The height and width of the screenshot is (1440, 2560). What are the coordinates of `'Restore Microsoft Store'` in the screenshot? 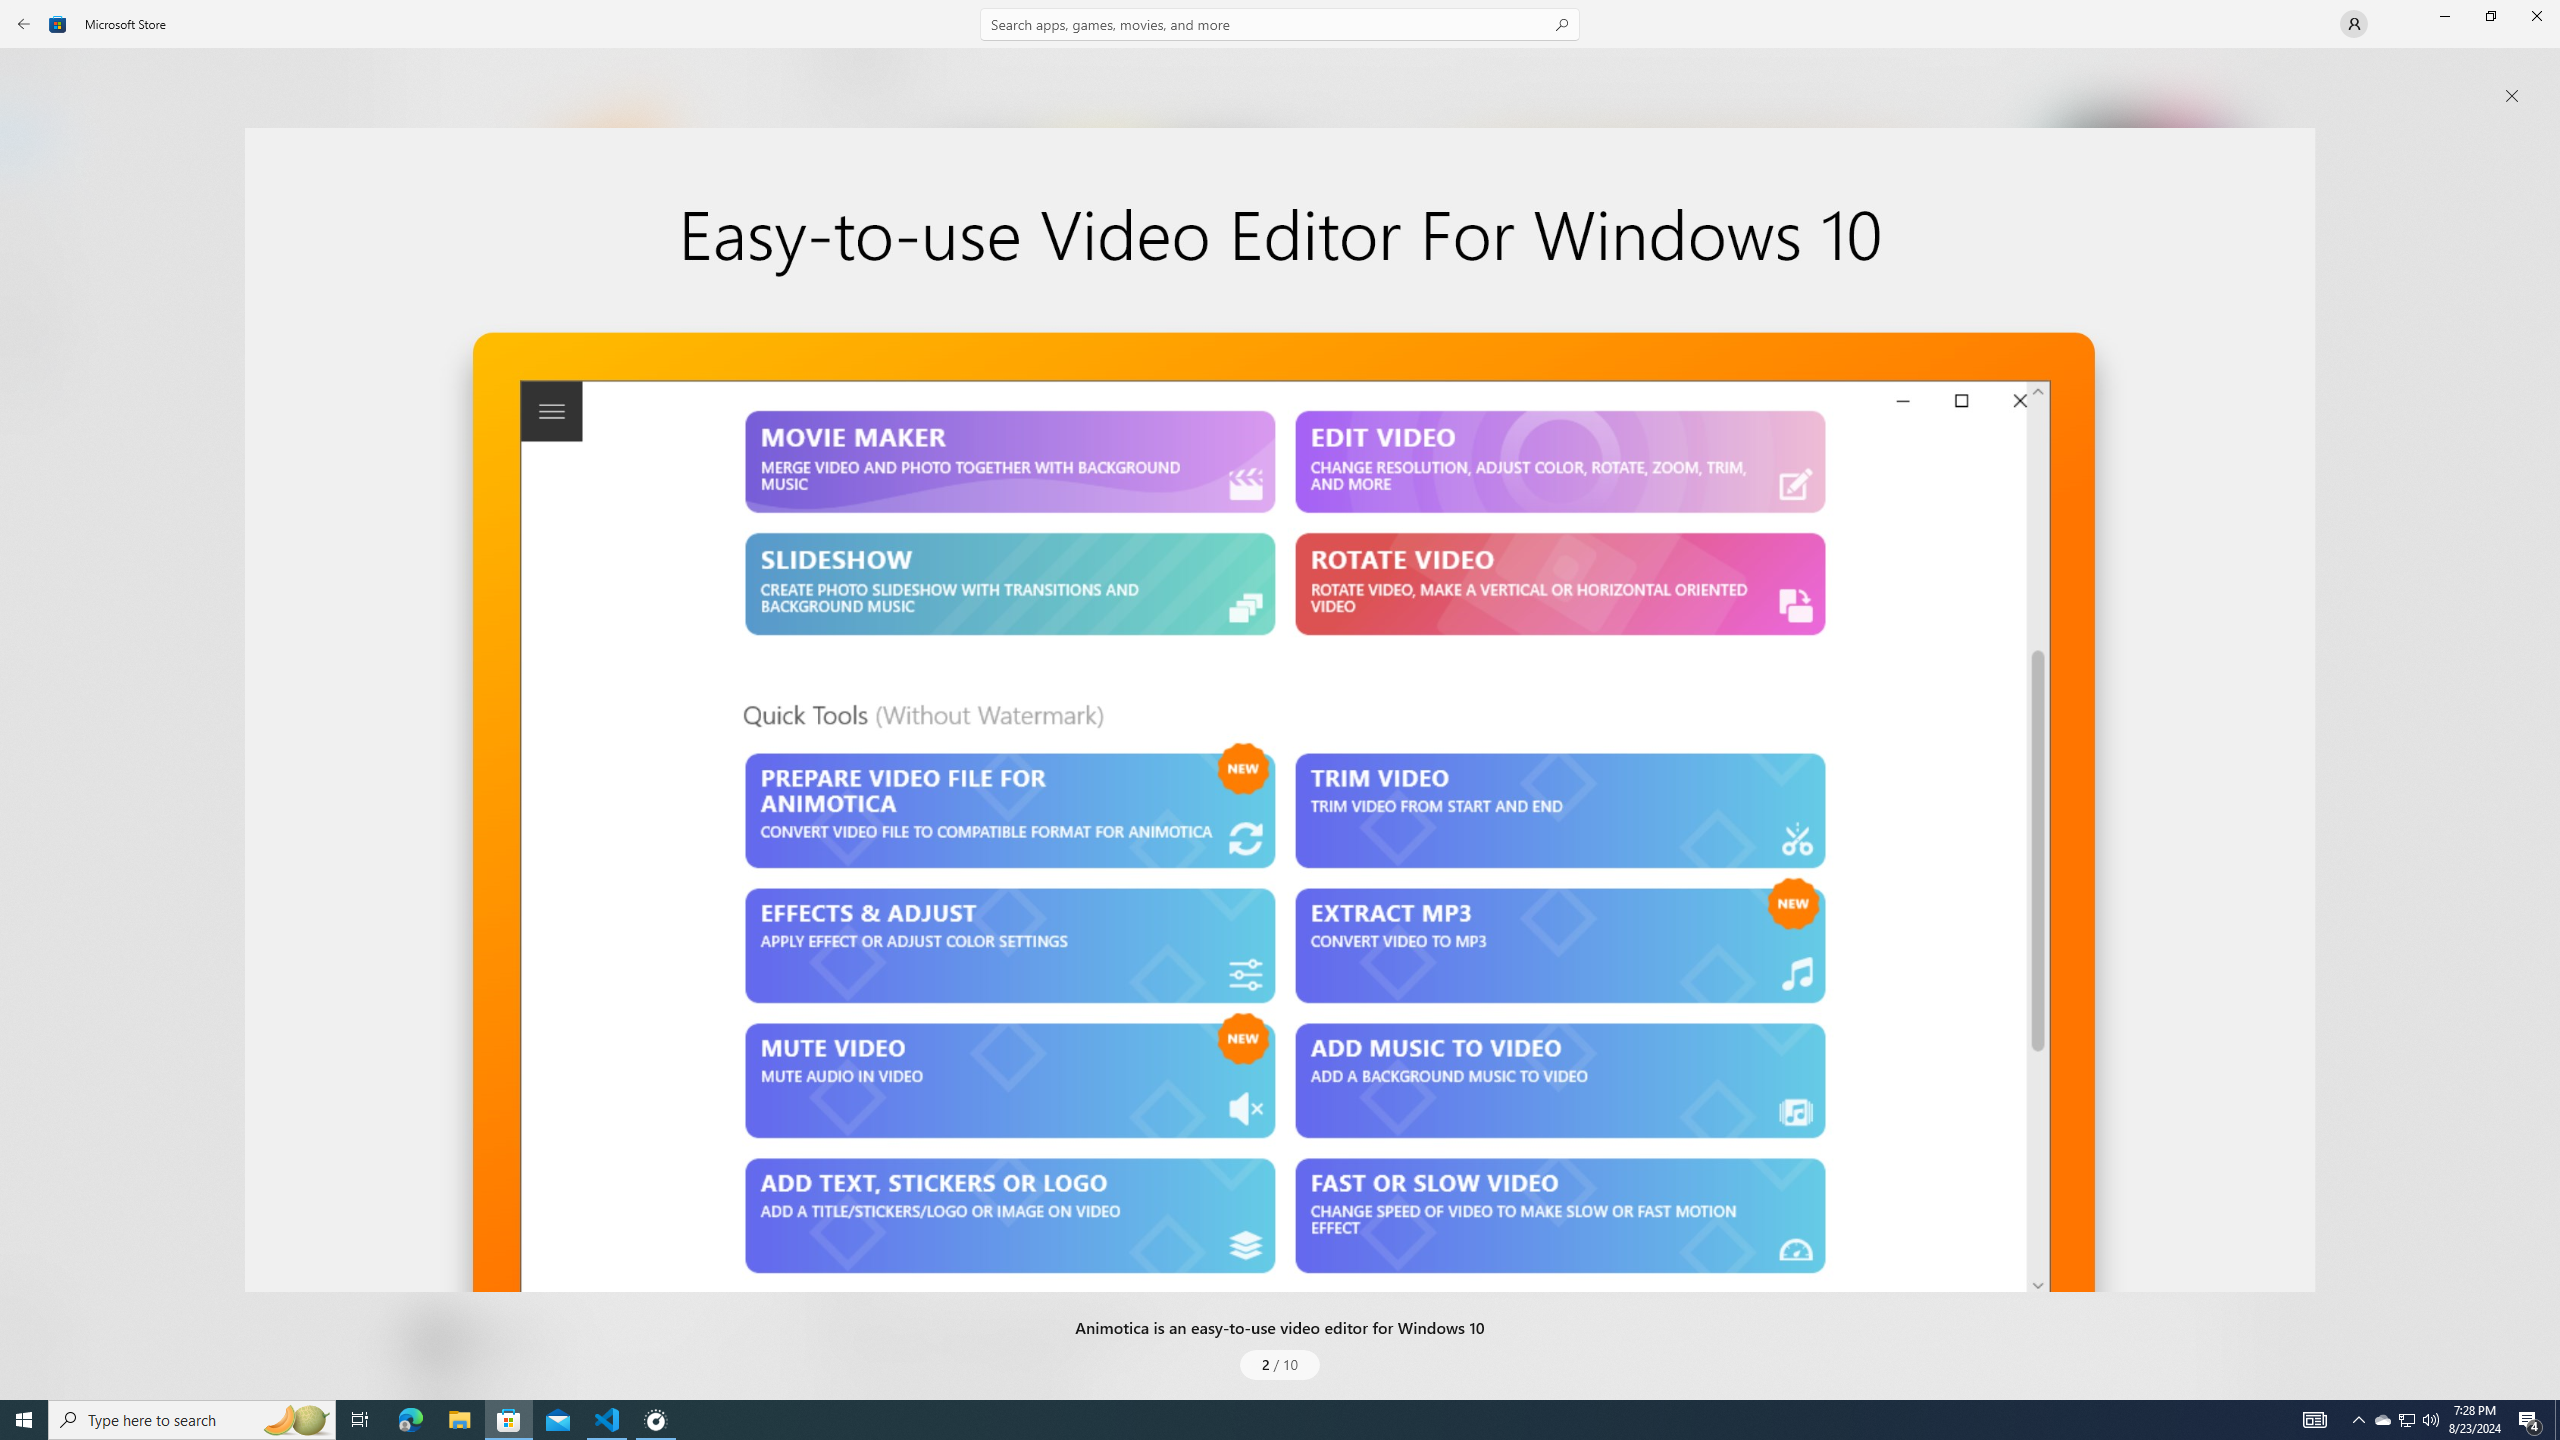 It's located at (2490, 15).